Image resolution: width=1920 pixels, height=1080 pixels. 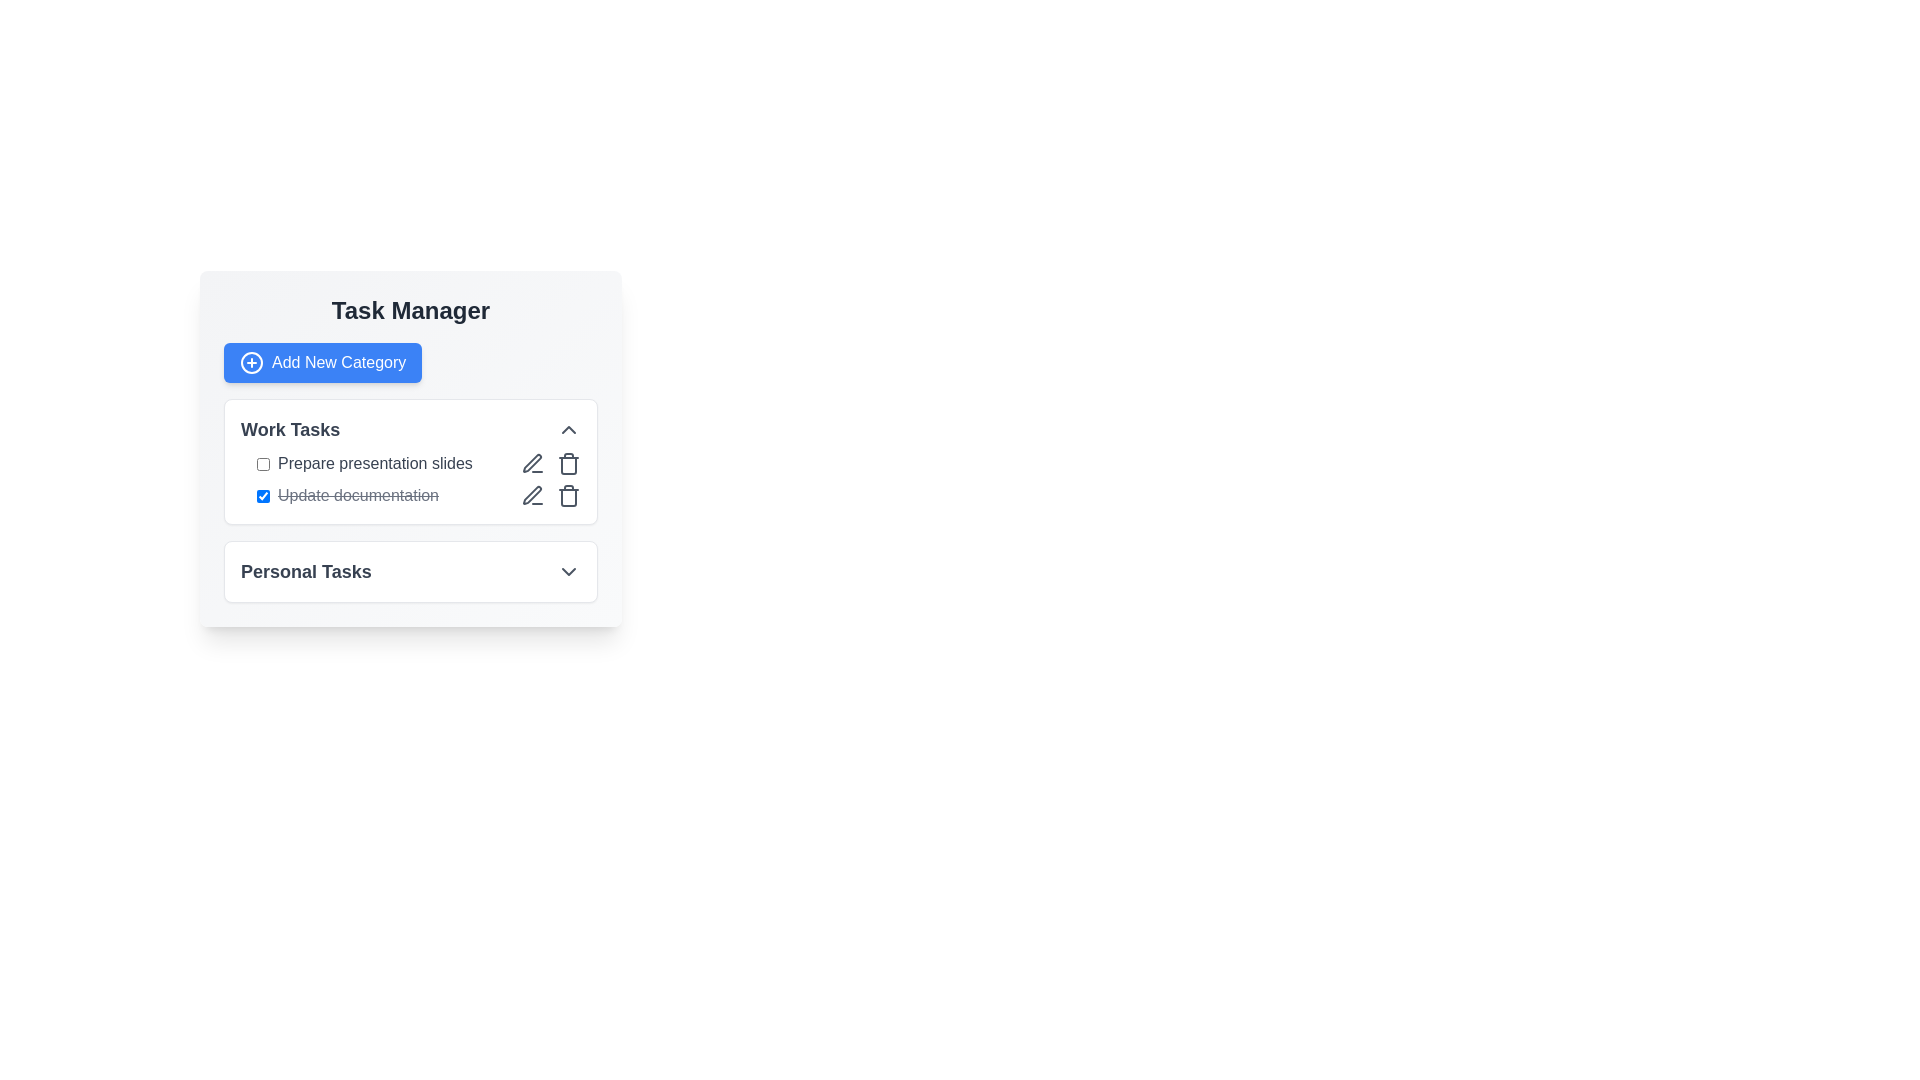 I want to click on the delete button, represented by a trash can icon, so click(x=568, y=495).